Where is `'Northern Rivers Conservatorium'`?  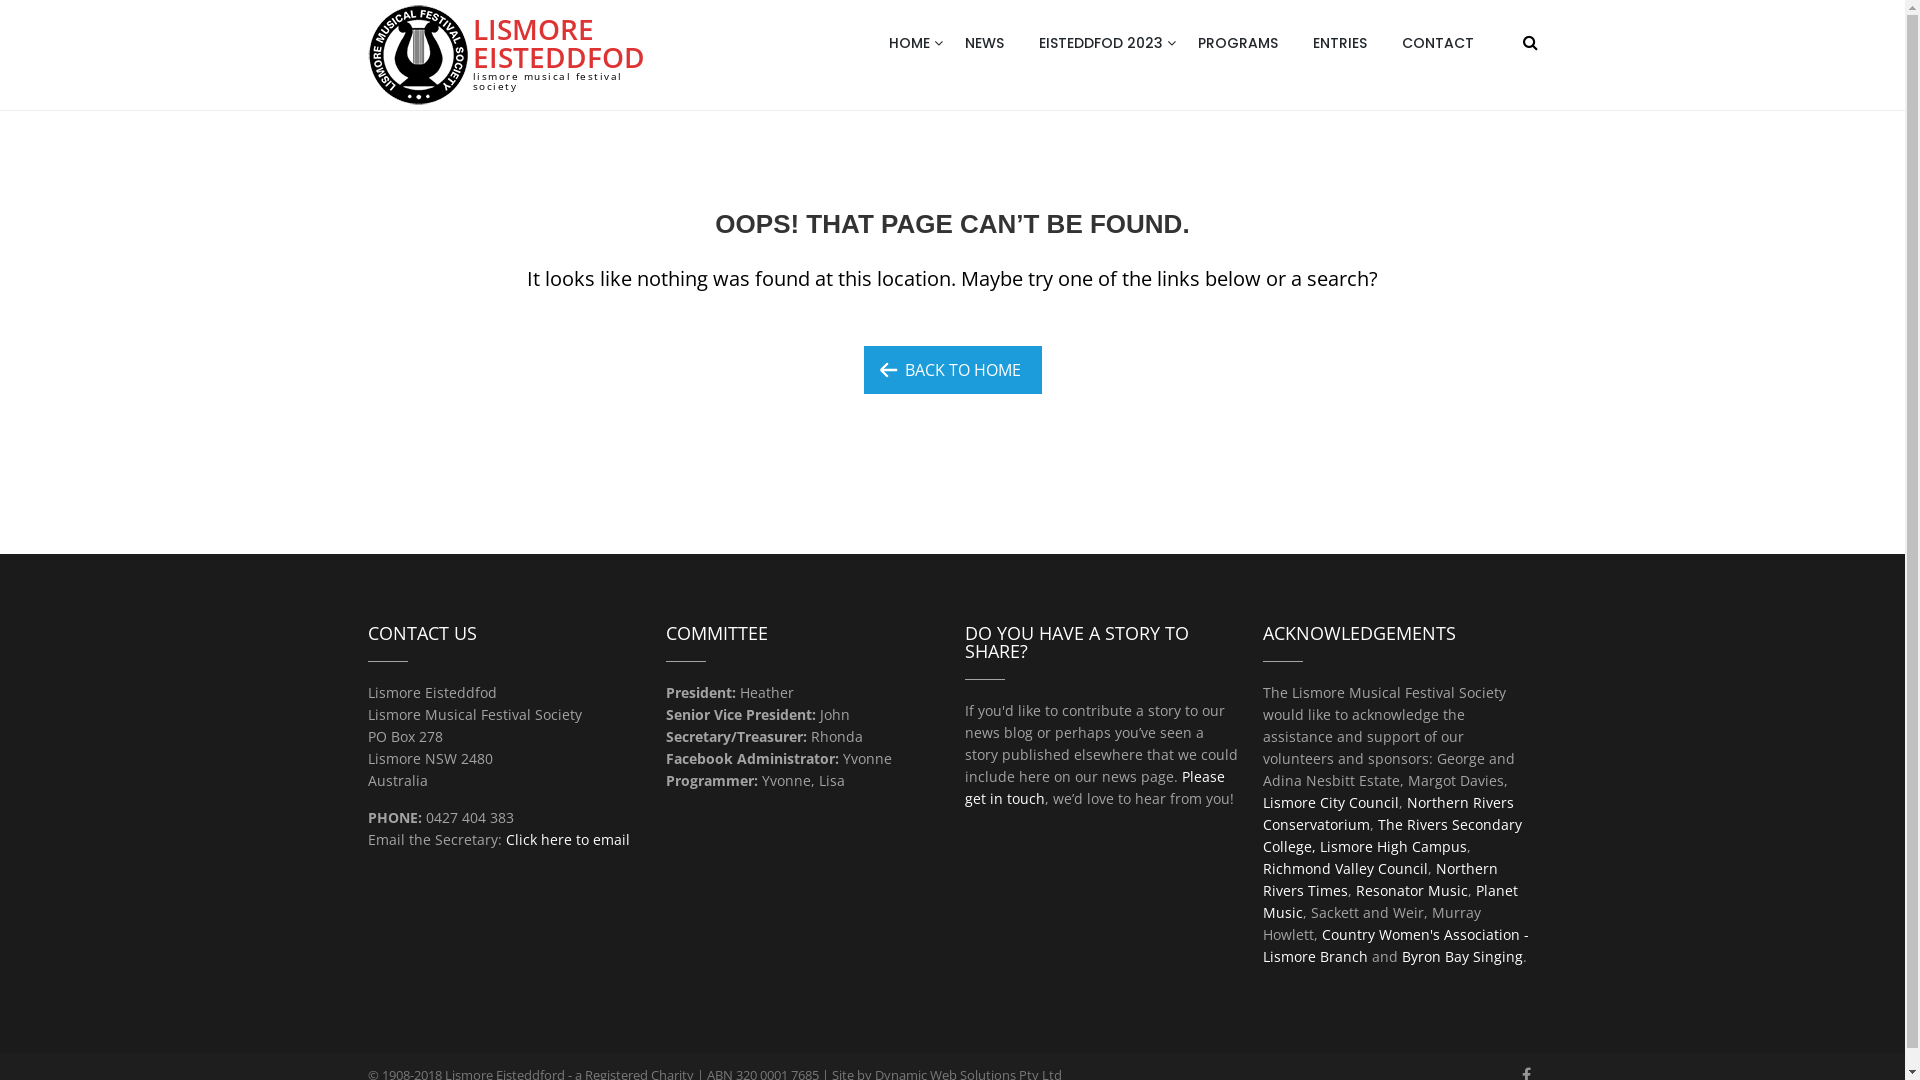 'Northern Rivers Conservatorium' is located at coordinates (1387, 813).